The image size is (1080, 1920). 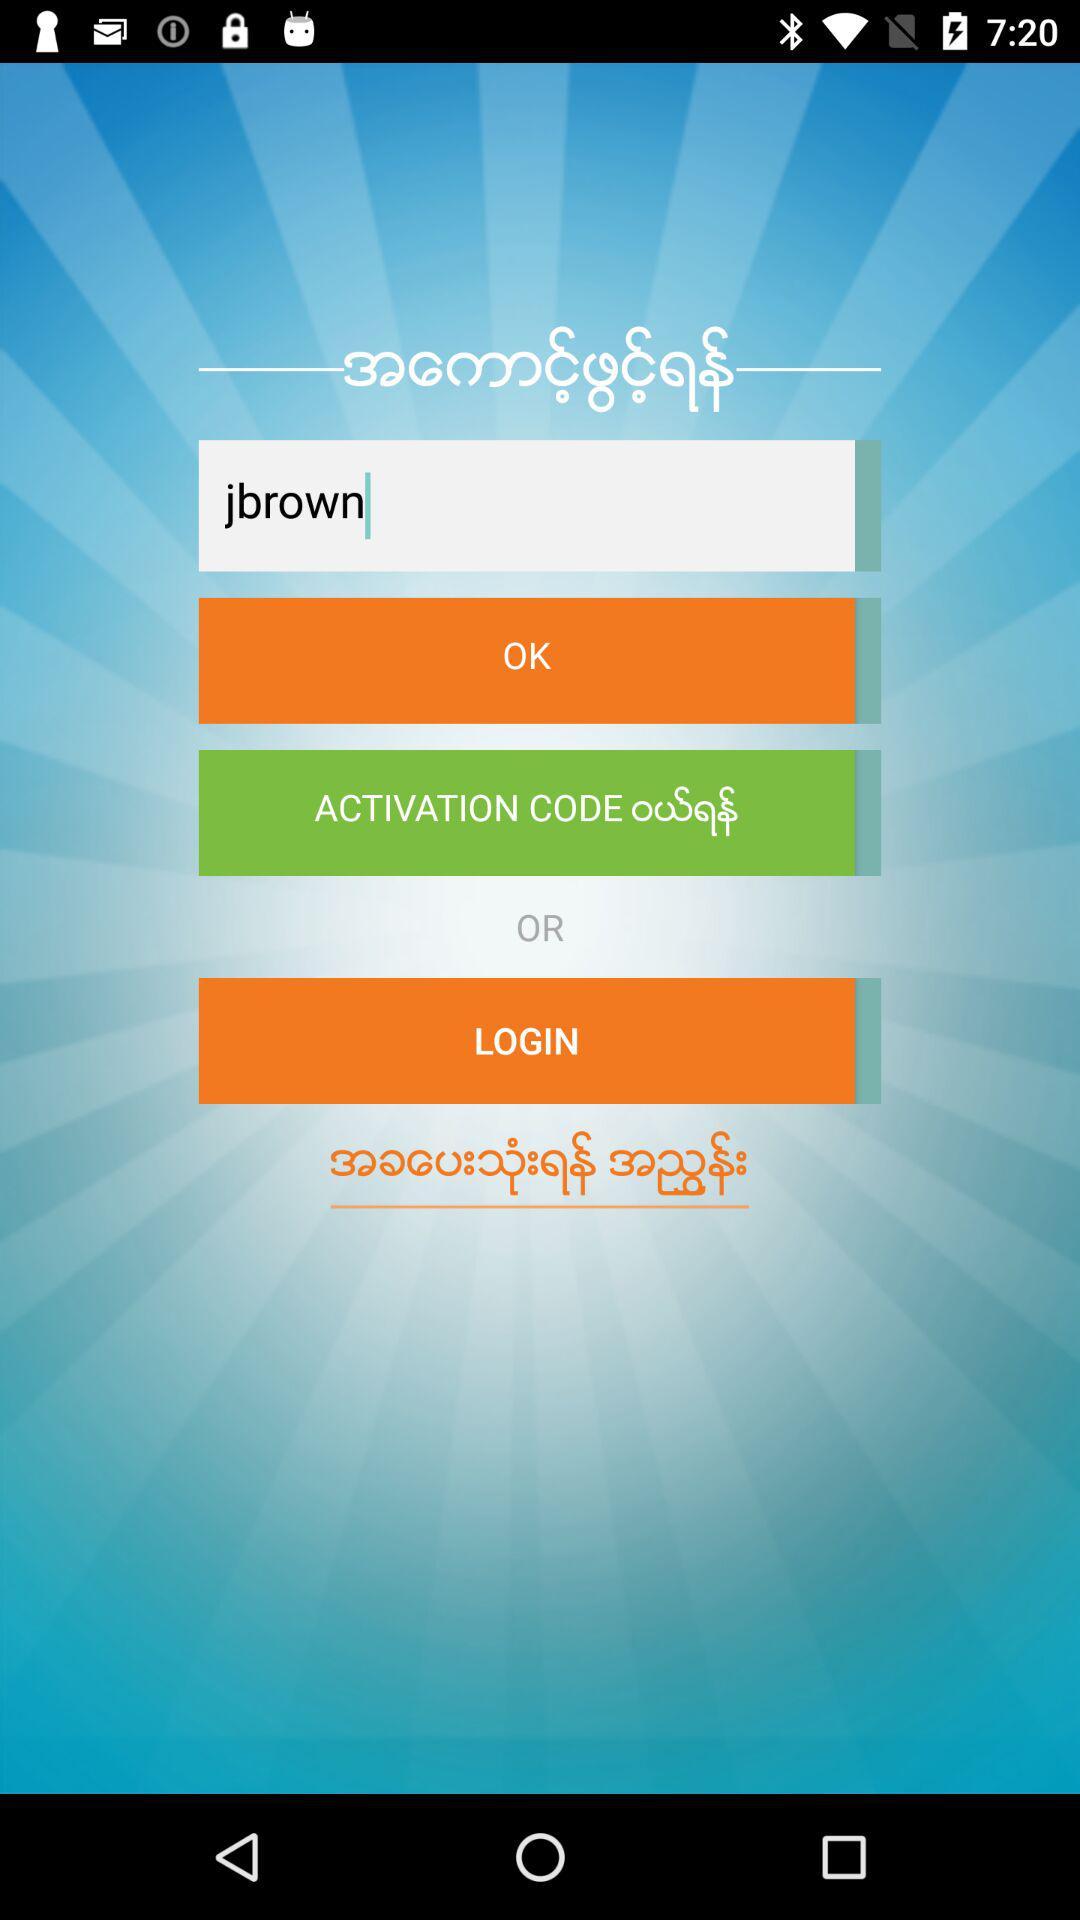 I want to click on item below login icon, so click(x=540, y=1163).